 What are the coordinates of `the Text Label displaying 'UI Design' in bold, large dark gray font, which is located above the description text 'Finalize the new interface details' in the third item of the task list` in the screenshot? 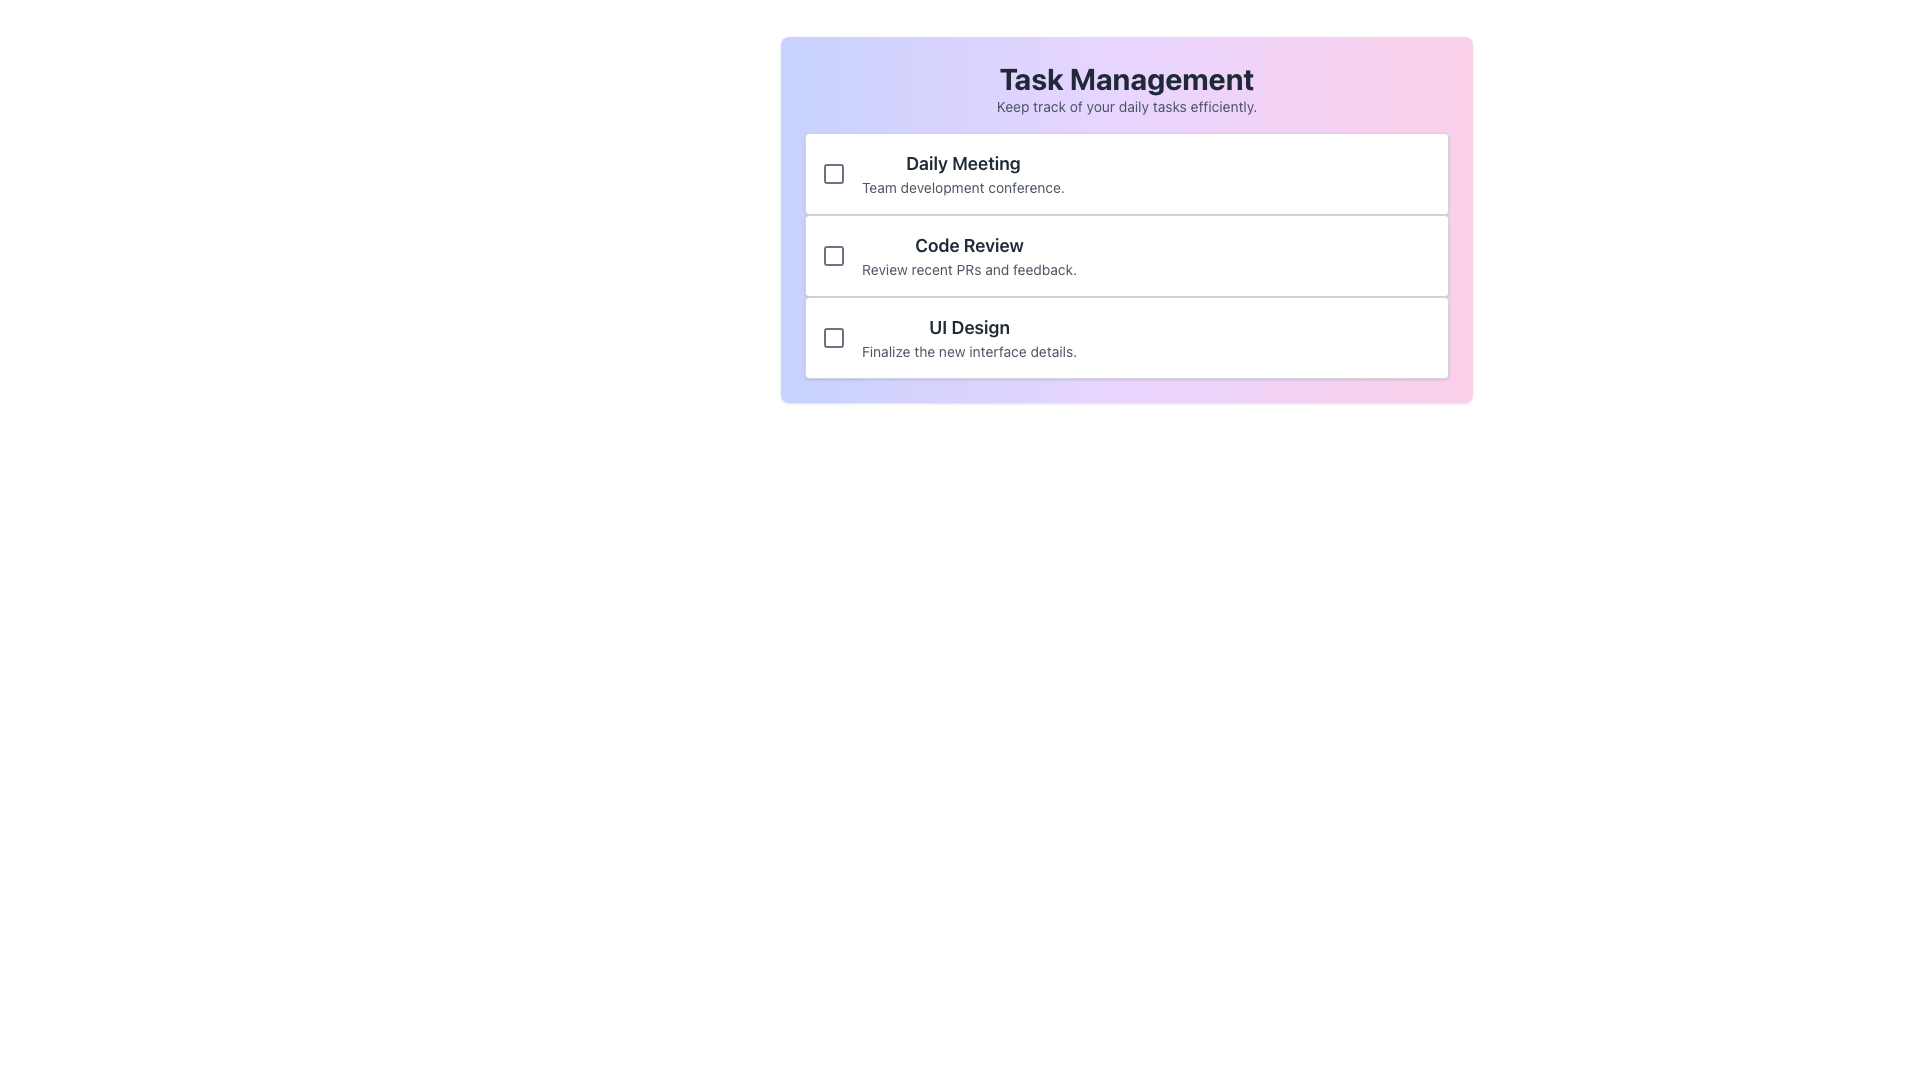 It's located at (969, 326).